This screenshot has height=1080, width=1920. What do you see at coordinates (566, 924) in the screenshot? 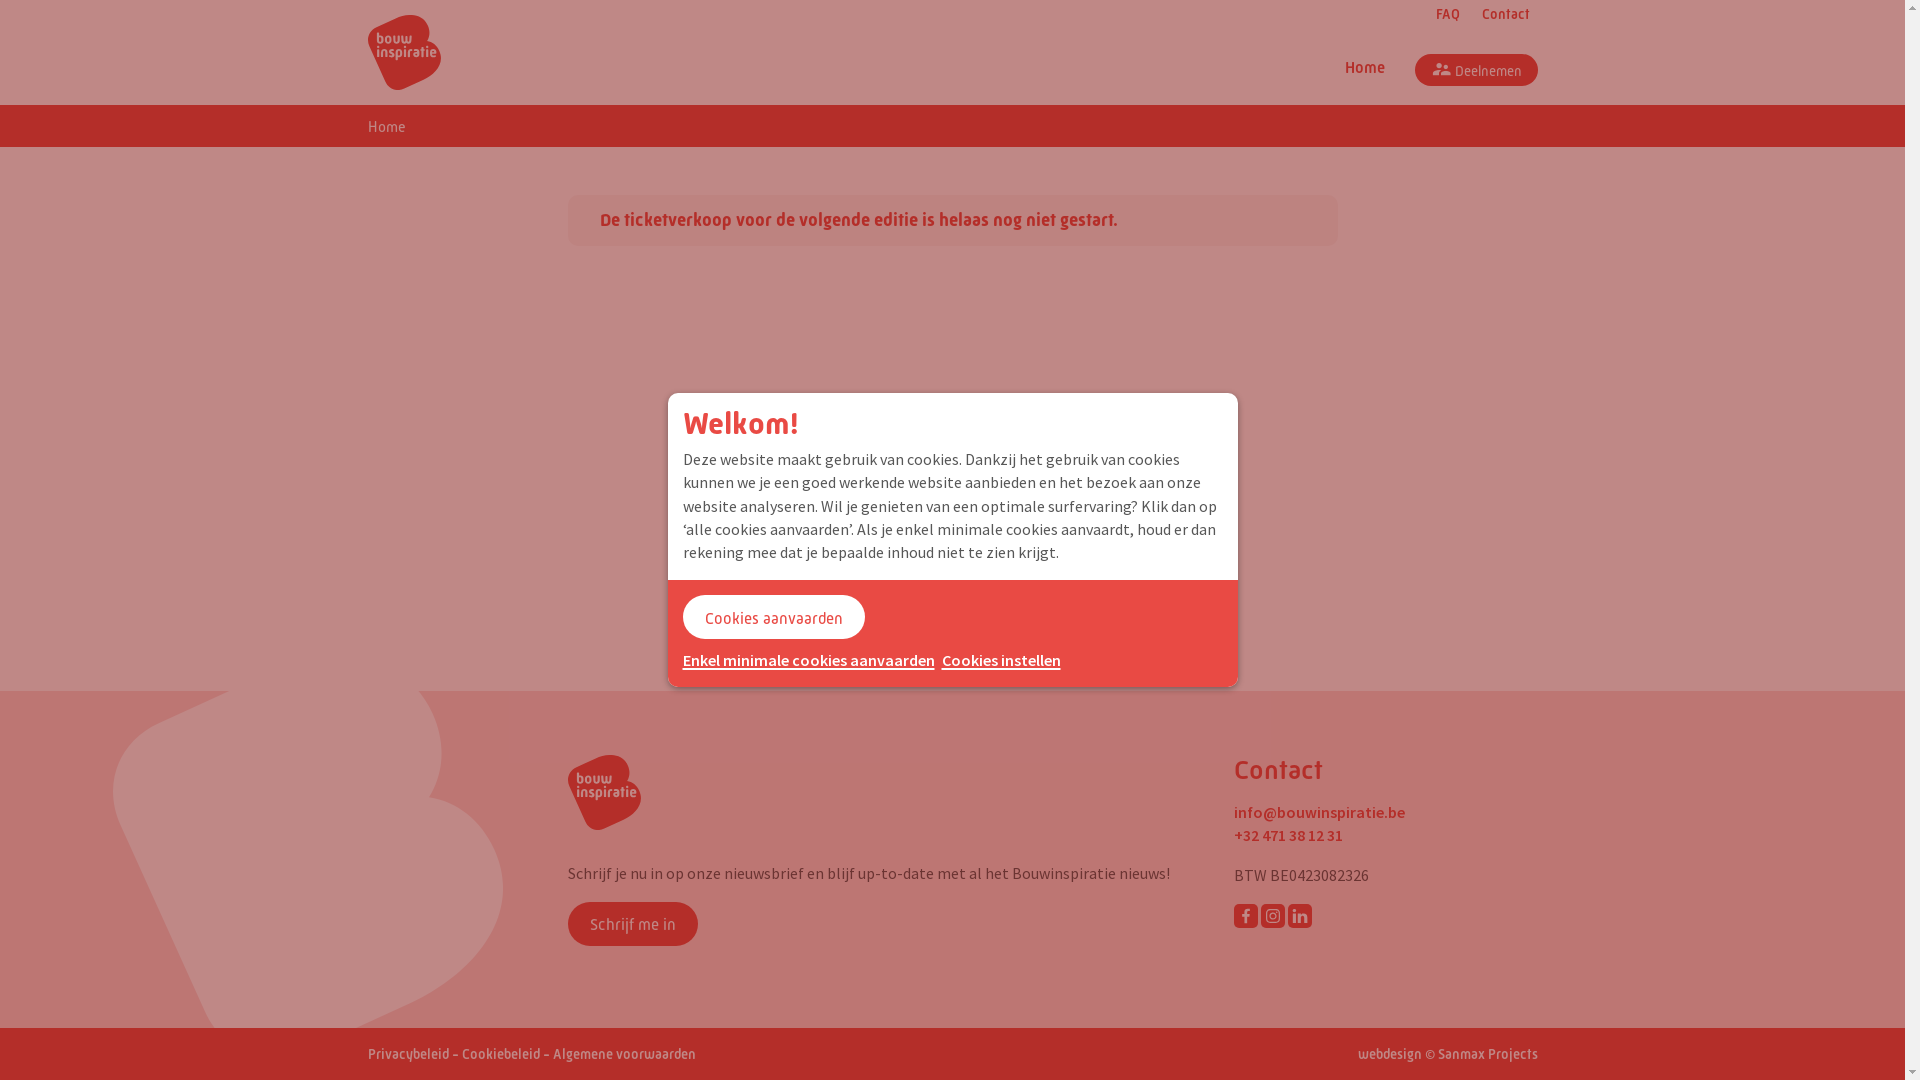
I see `'Schrijf me in'` at bounding box center [566, 924].